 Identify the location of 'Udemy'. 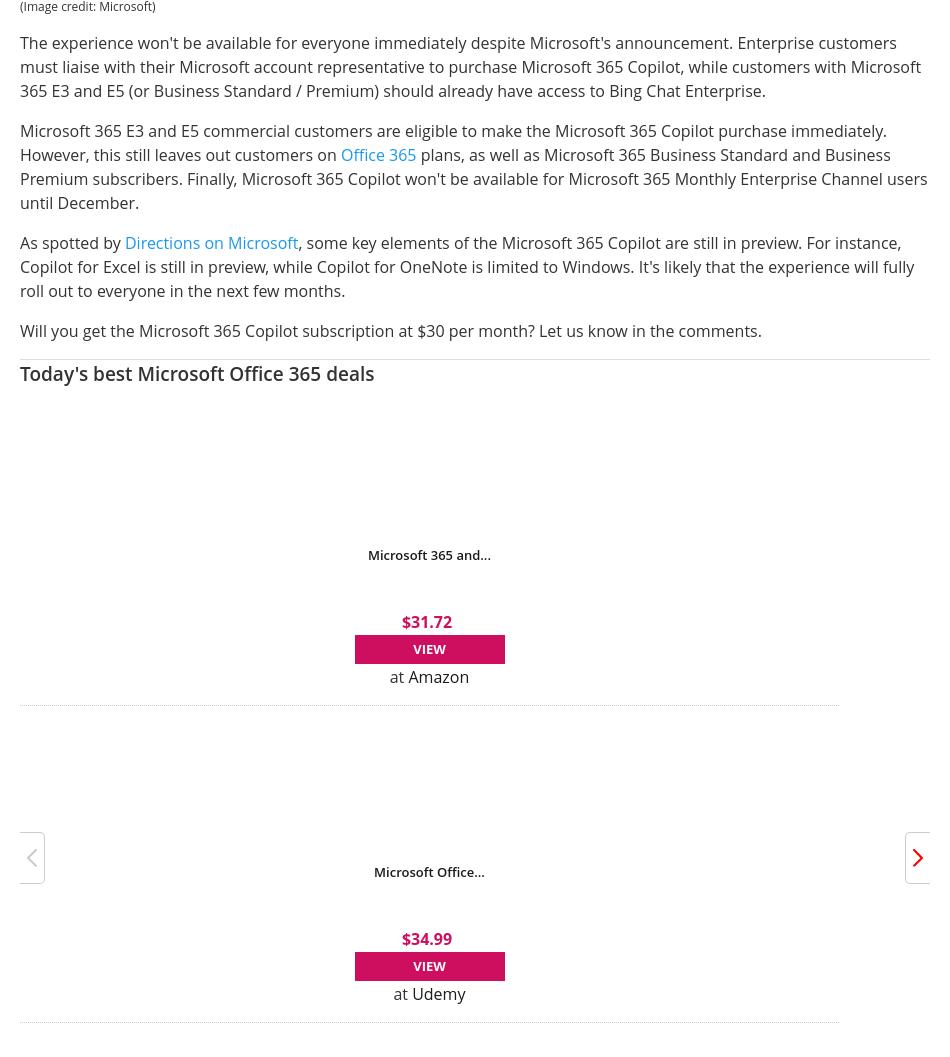
(437, 992).